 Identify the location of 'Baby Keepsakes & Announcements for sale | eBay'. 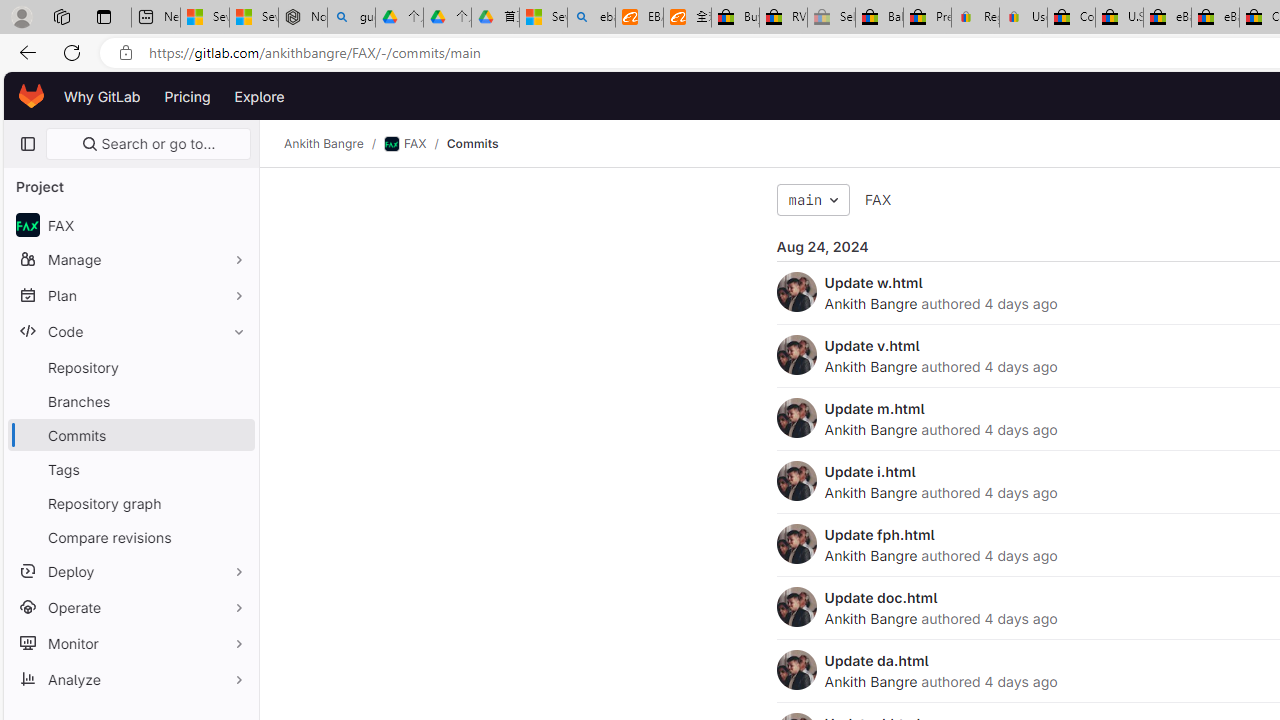
(879, 17).